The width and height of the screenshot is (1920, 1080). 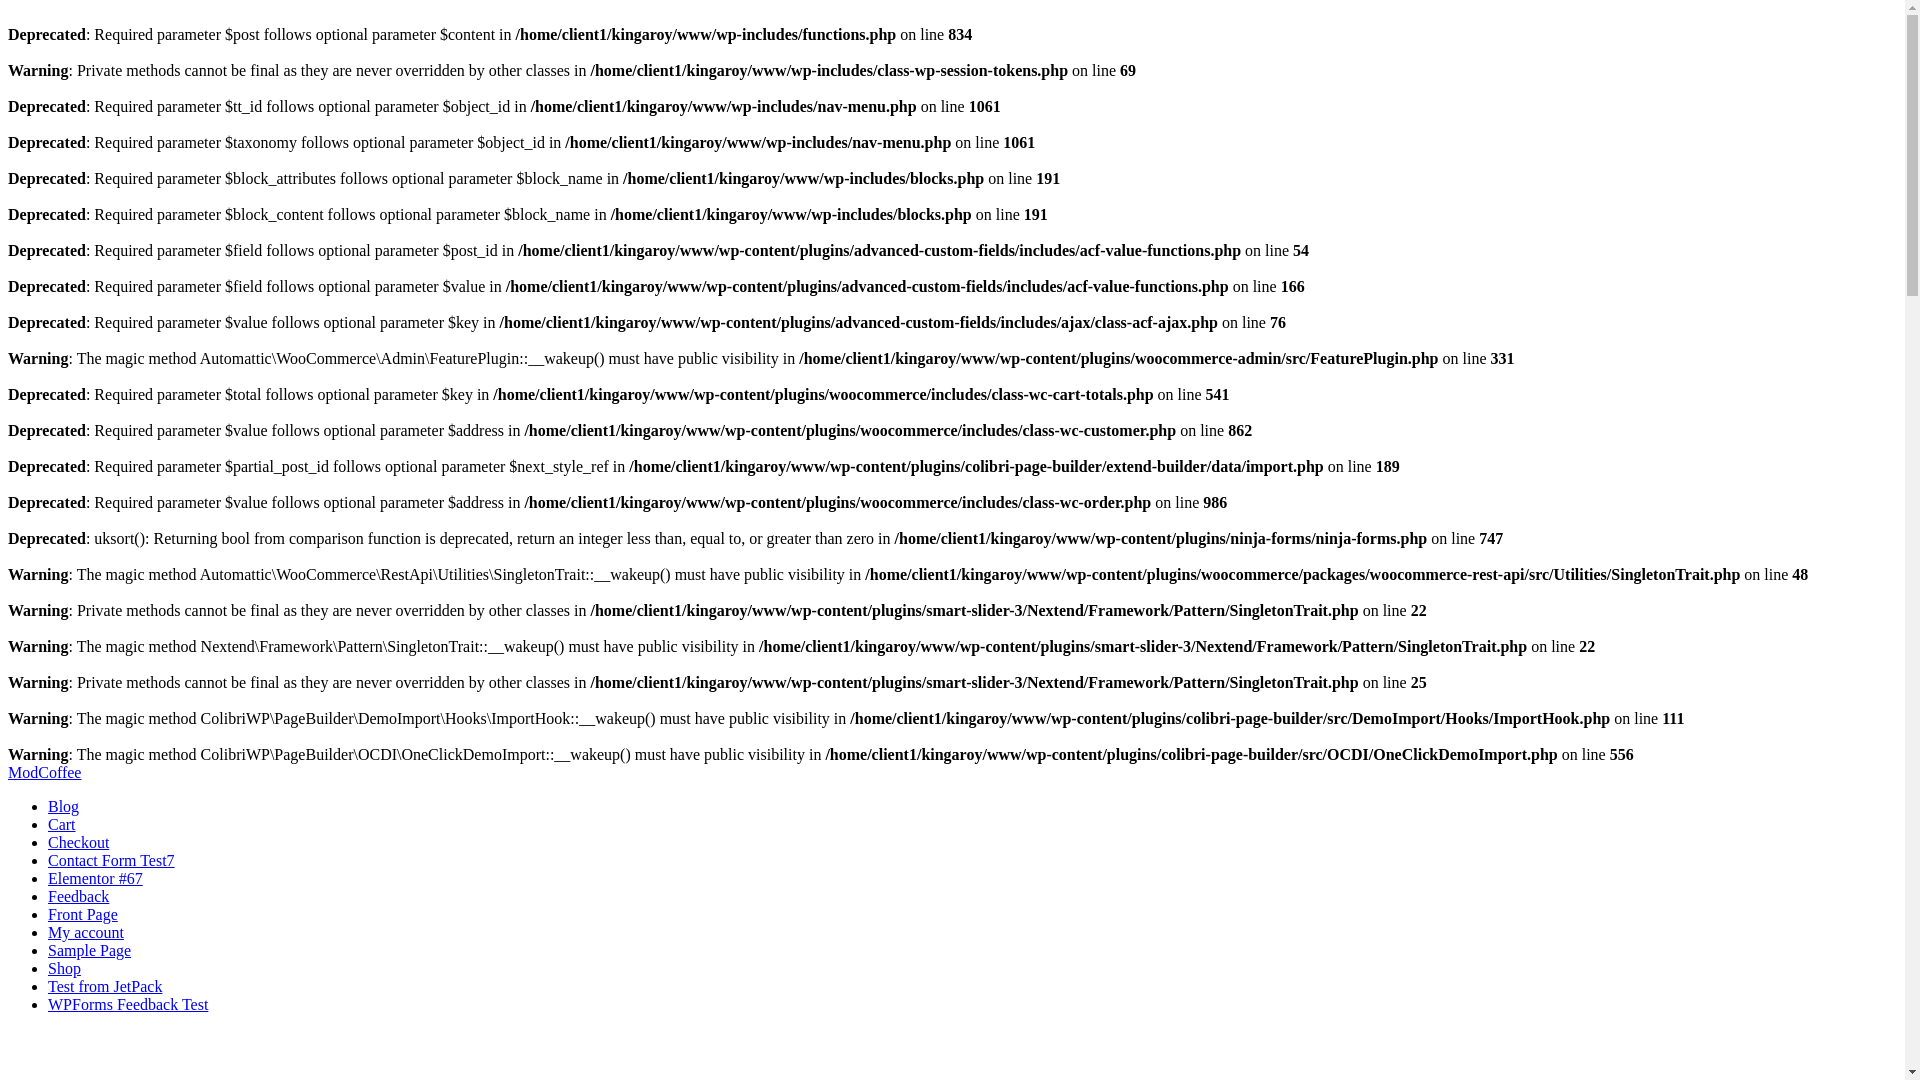 I want to click on 'Contact Form Test7', so click(x=48, y=859).